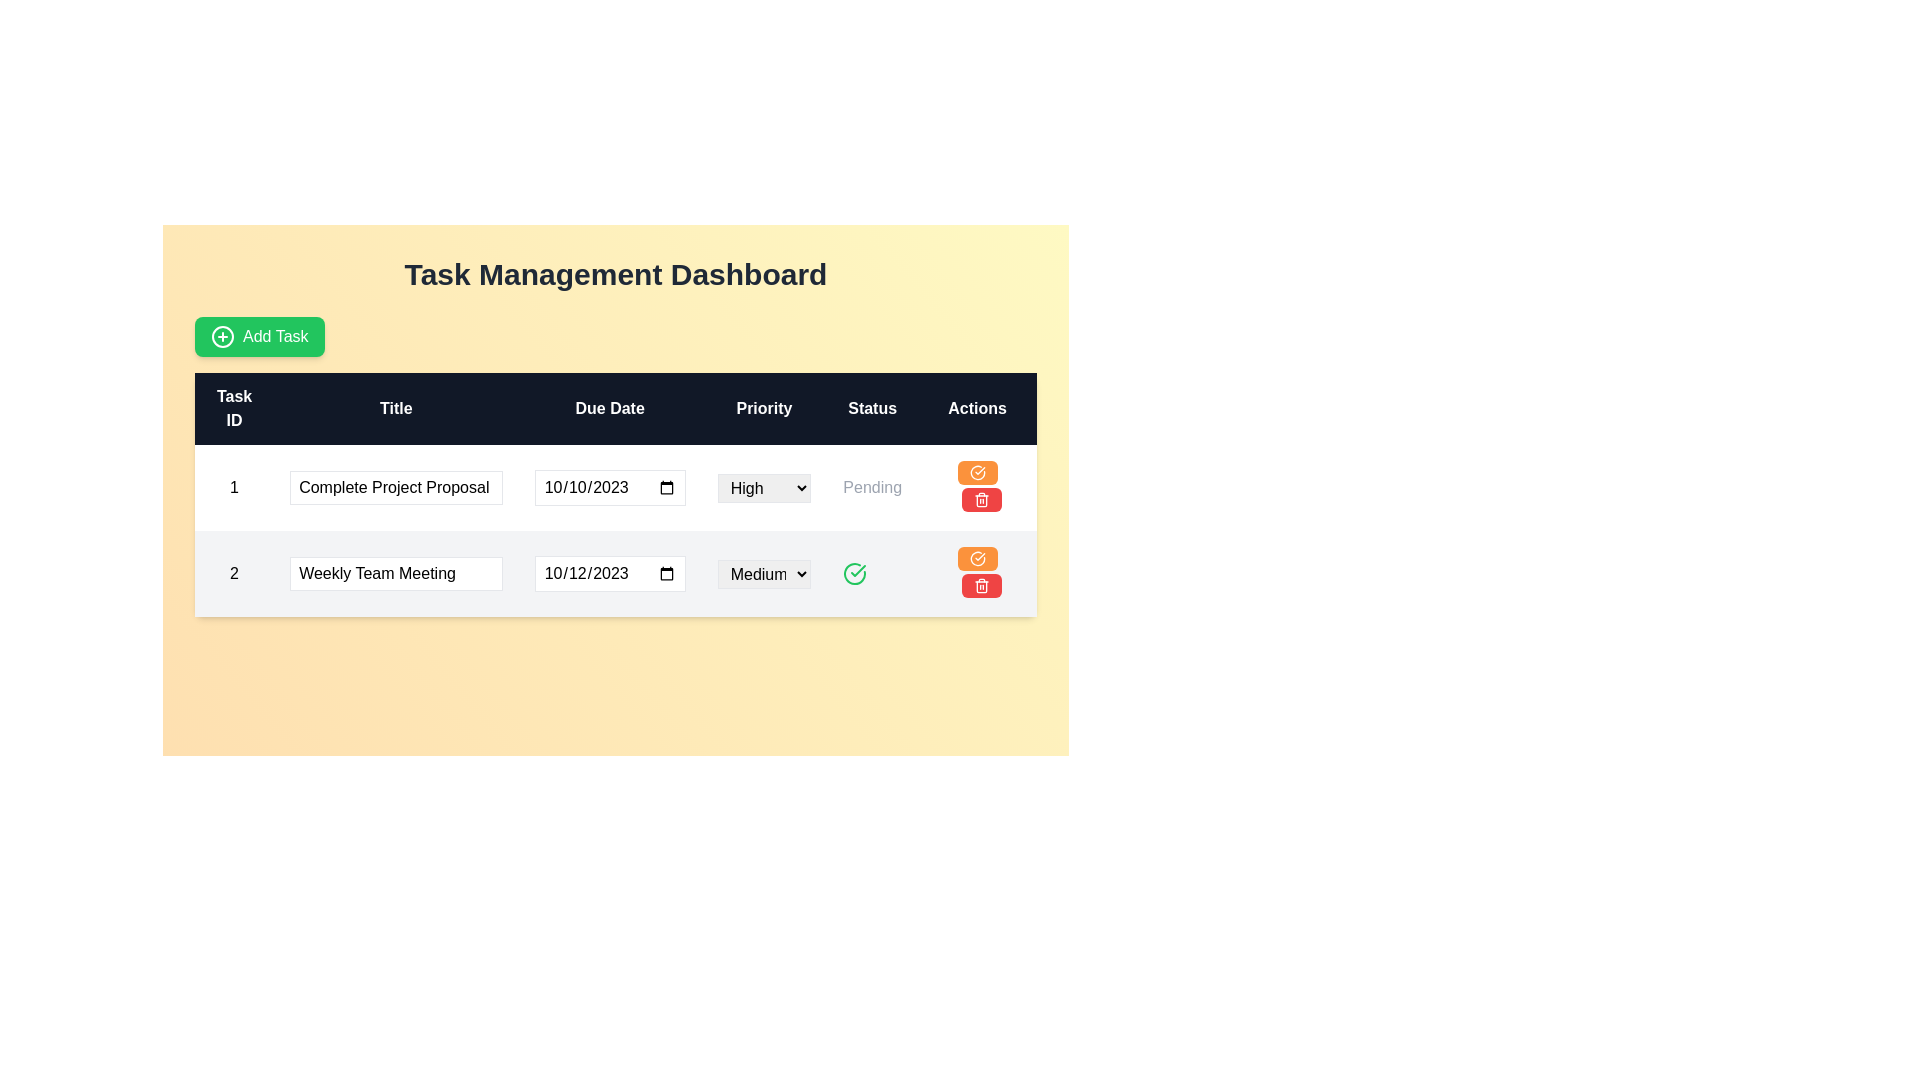 The width and height of the screenshot is (1920, 1080). What do you see at coordinates (609, 574) in the screenshot?
I see `the date input field that displays '10/12/2023'` at bounding box center [609, 574].